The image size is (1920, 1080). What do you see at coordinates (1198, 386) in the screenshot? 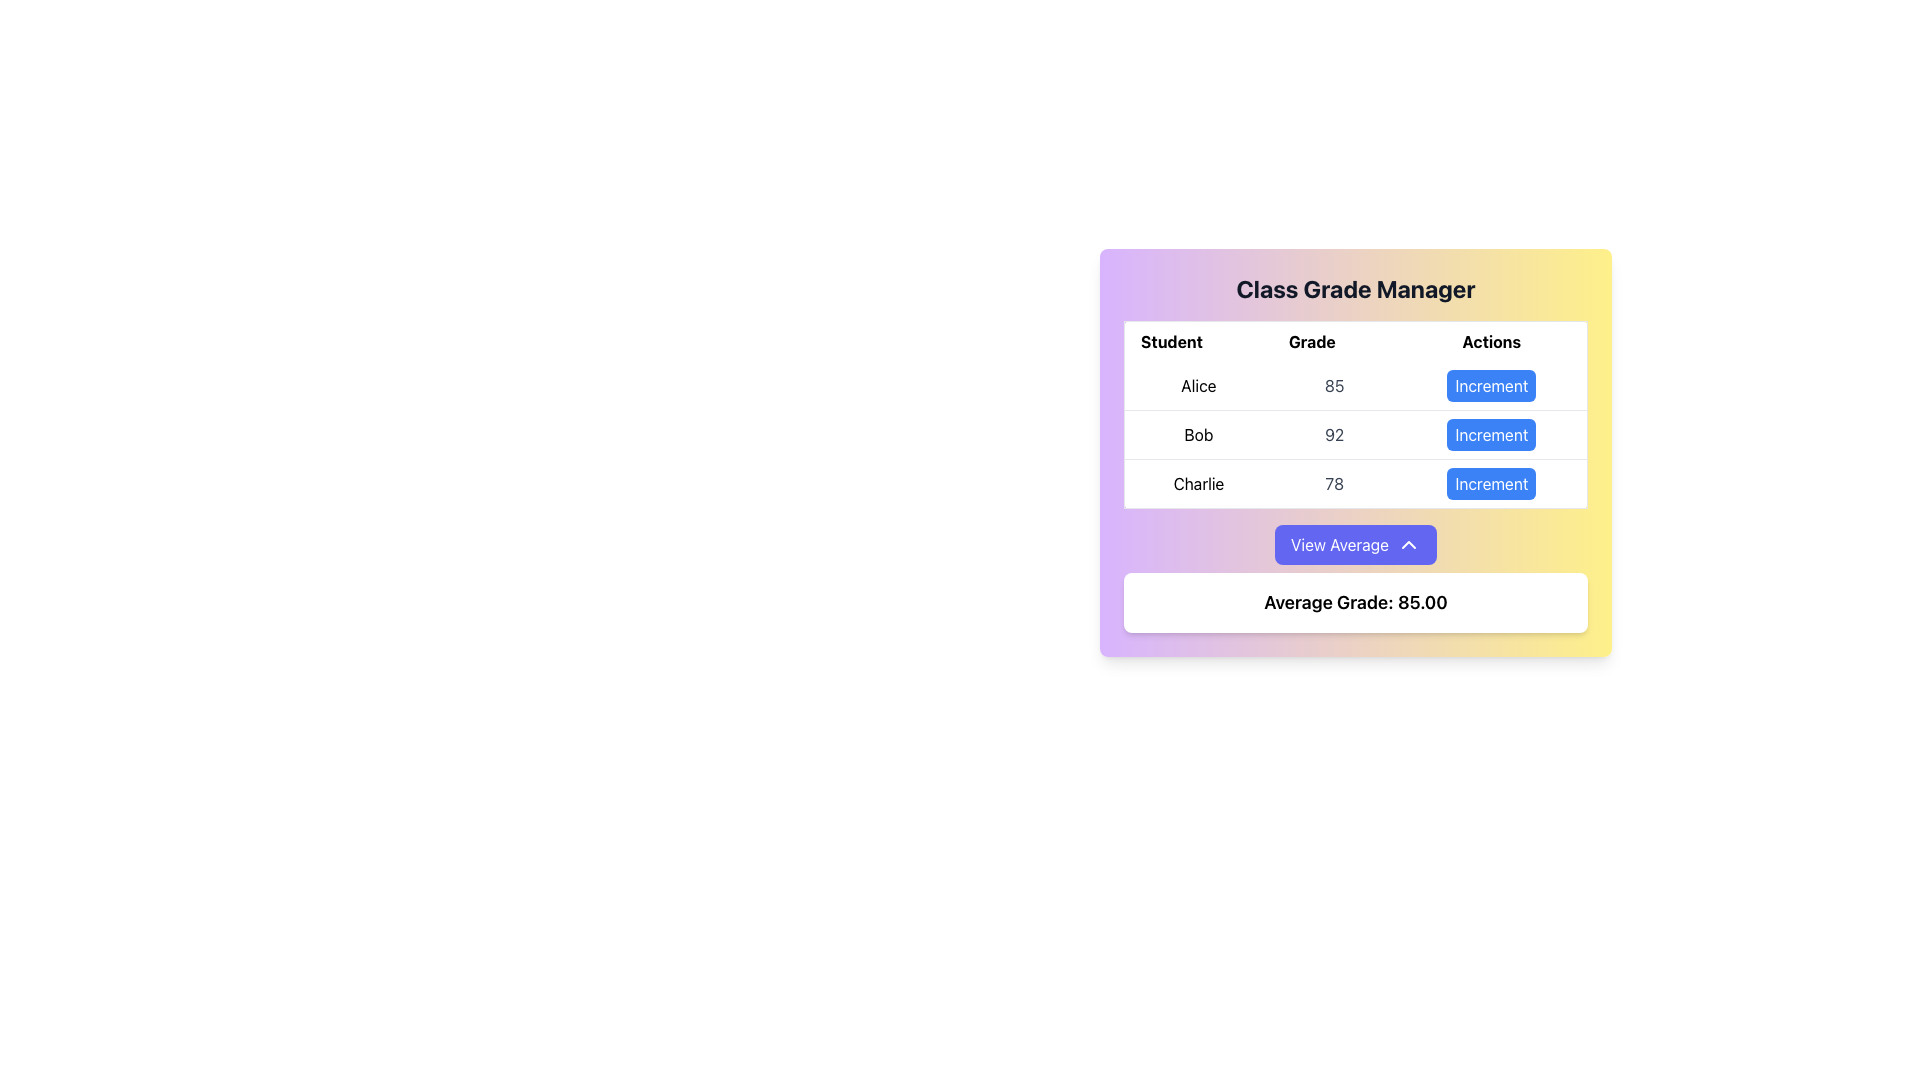
I see `the text label 'Alice' in the student record table, which is located in the topmost row under the column labeled 'Student'` at bounding box center [1198, 386].